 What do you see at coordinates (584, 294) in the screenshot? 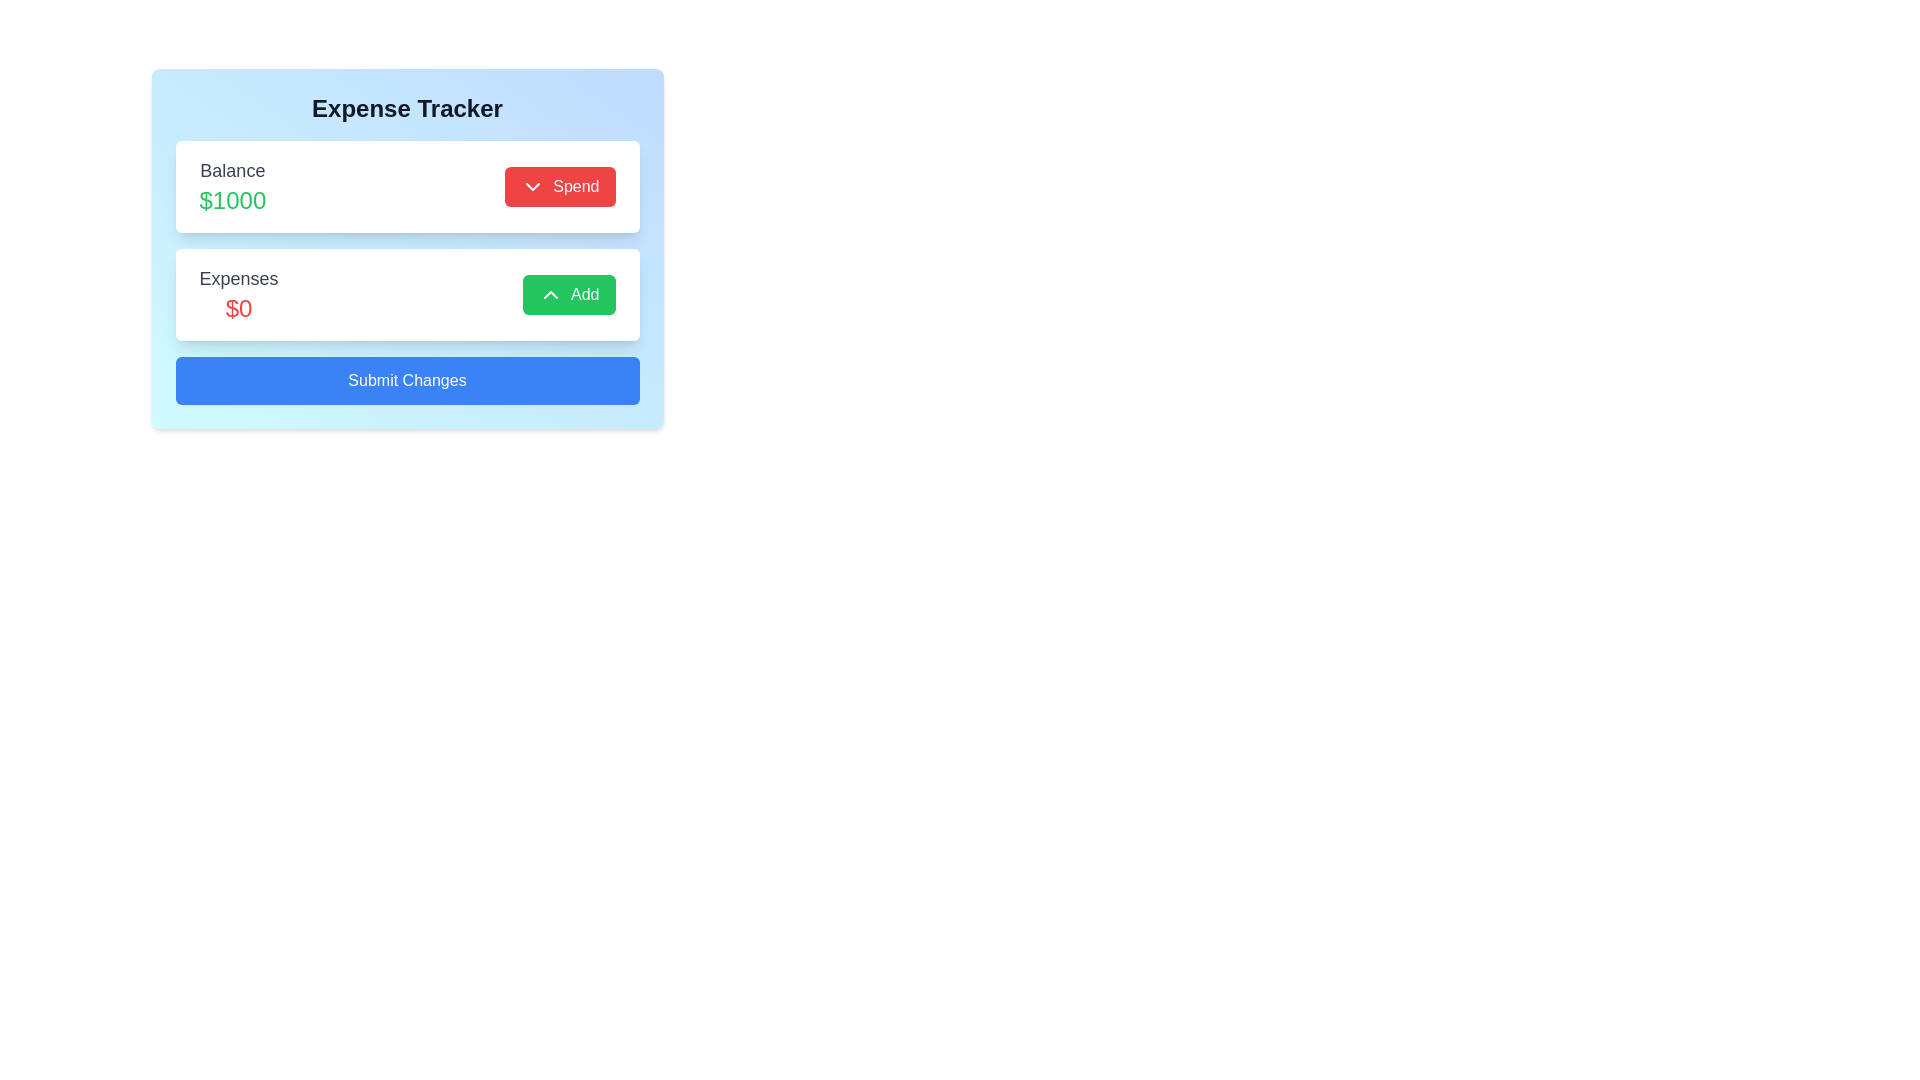
I see `the text label inside the 'Add' button in the 'Expenses' row` at bounding box center [584, 294].